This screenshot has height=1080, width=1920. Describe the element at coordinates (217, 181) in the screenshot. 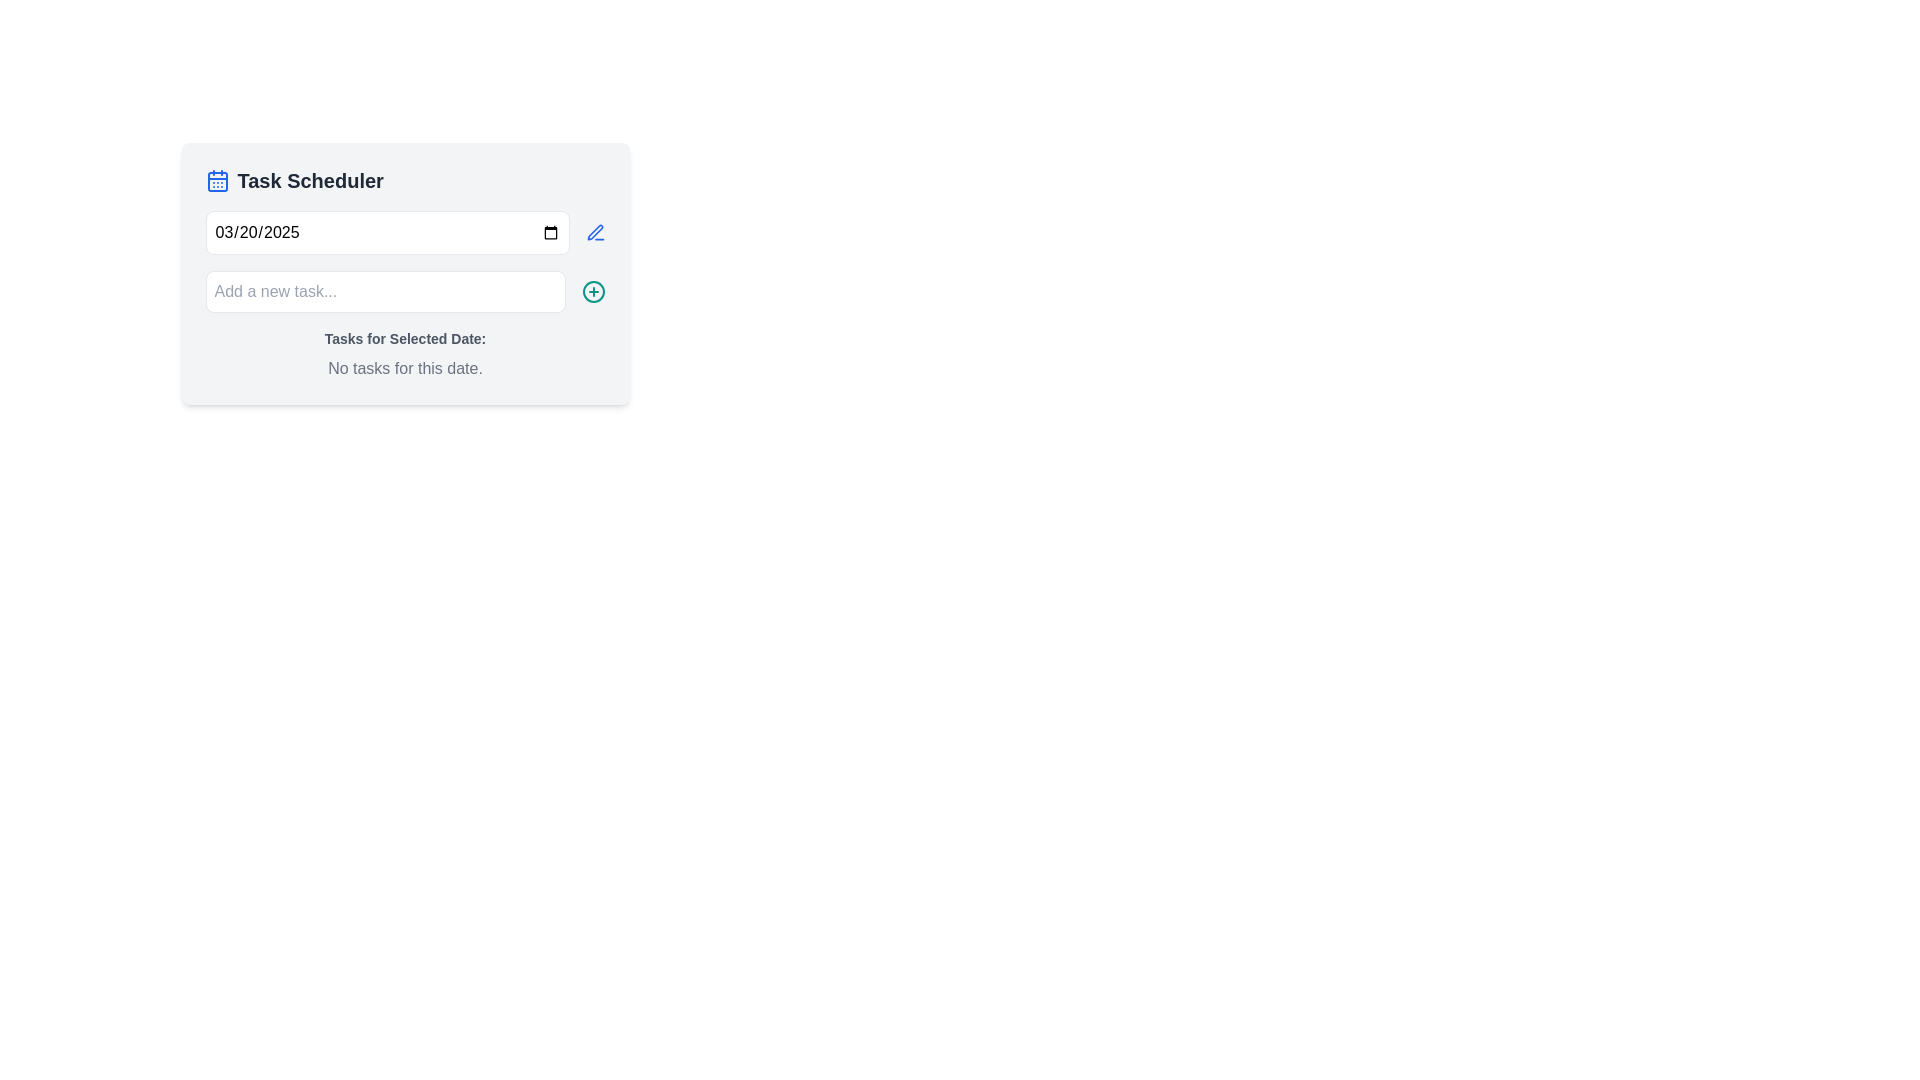

I see `the calendar icon element that visually contributes to the calendar's intended function within the 'Task Scheduler' UI component` at that location.